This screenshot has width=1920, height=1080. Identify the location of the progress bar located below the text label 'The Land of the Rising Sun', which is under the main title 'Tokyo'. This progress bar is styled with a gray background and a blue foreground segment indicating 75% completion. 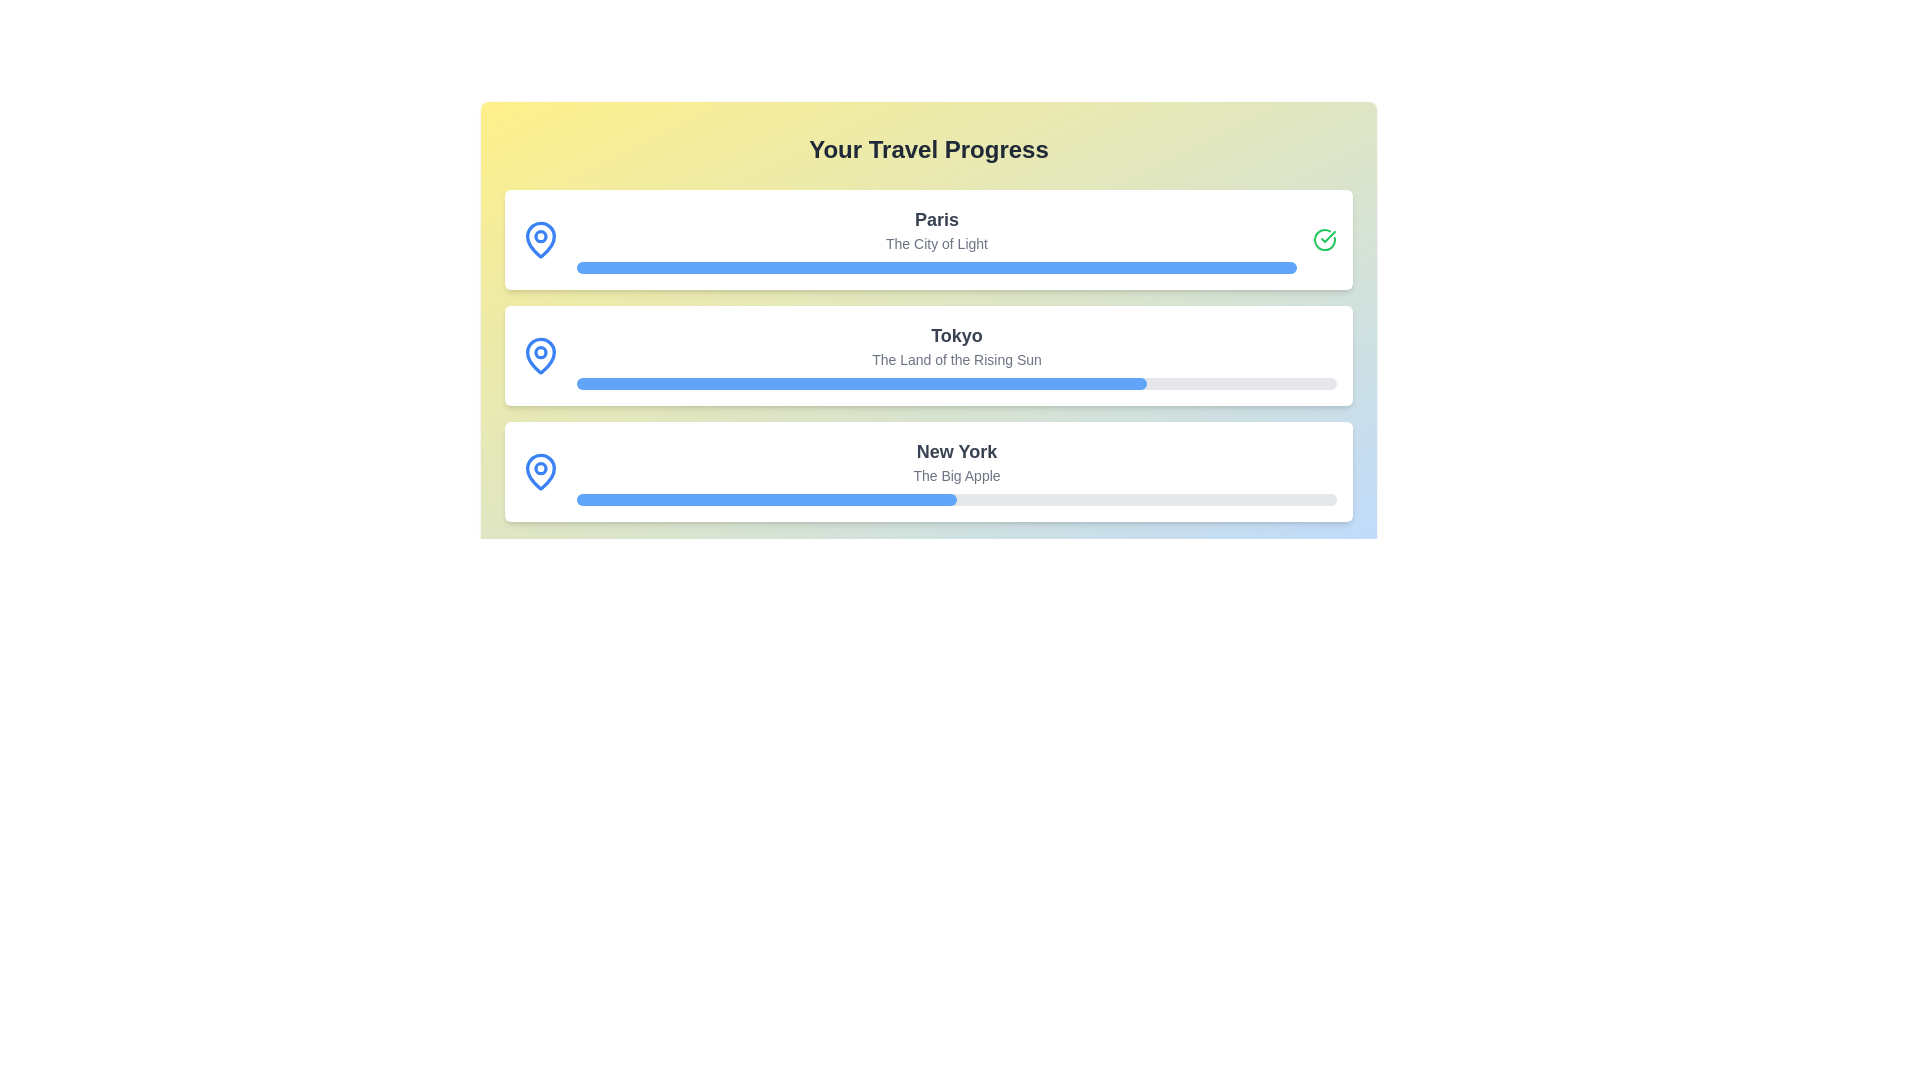
(955, 384).